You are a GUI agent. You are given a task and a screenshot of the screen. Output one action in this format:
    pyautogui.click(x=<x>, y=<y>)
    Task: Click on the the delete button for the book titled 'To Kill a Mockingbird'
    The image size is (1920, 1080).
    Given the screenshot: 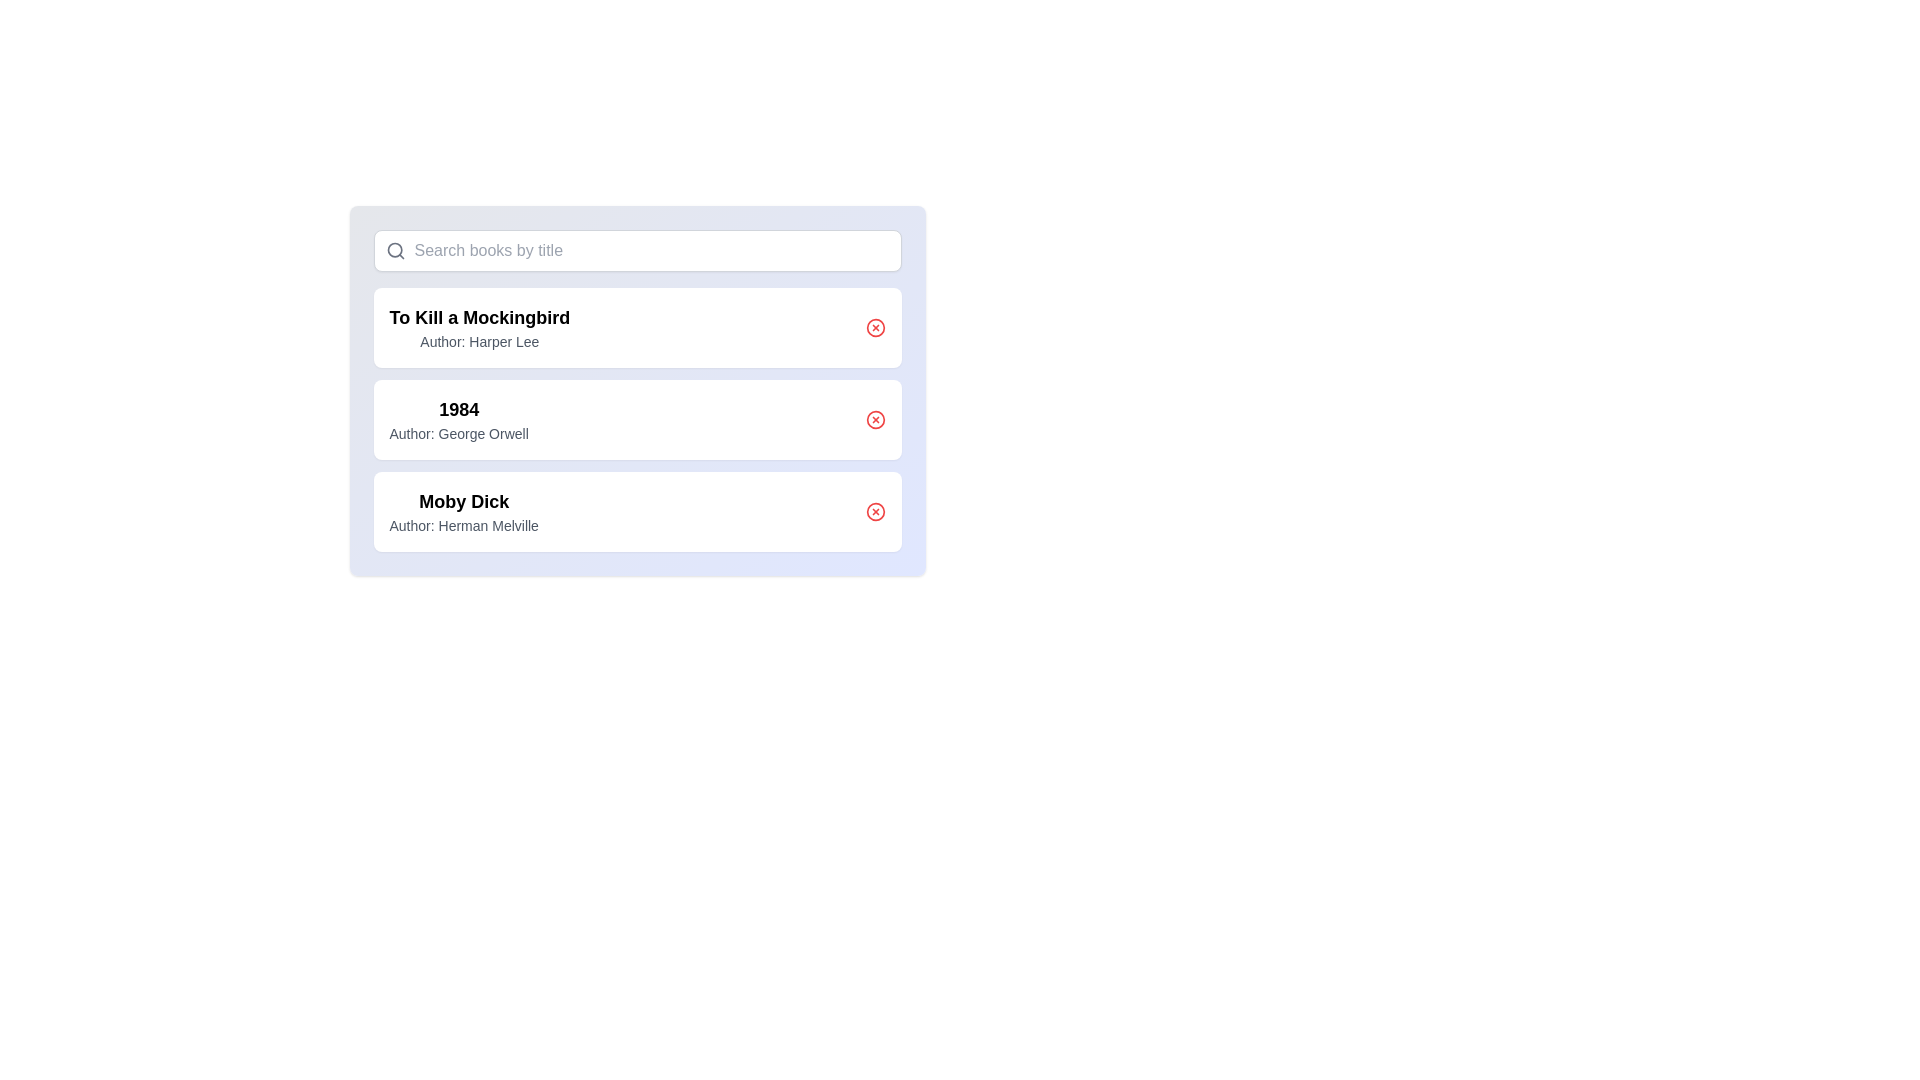 What is the action you would take?
    pyautogui.click(x=875, y=326)
    